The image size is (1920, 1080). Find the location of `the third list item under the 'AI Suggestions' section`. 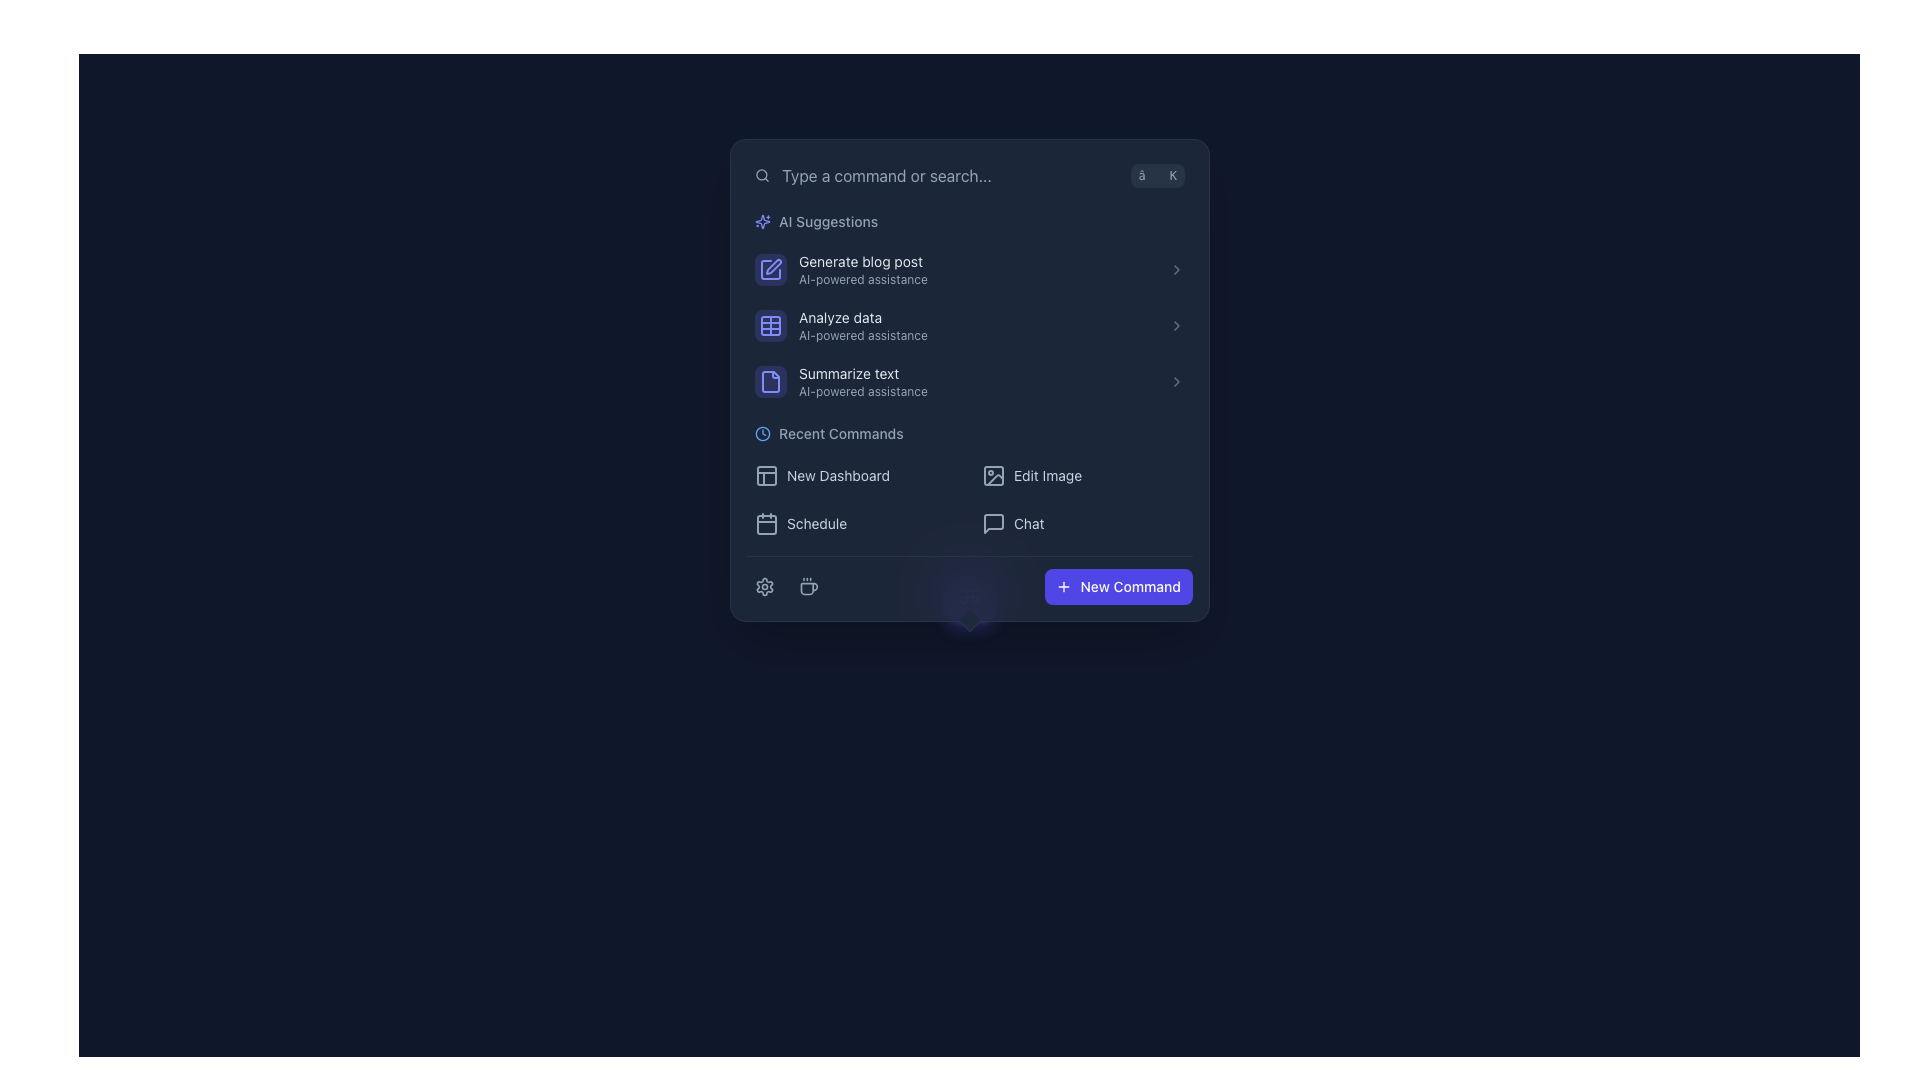

the third list item under the 'AI Suggestions' section is located at coordinates (969, 381).